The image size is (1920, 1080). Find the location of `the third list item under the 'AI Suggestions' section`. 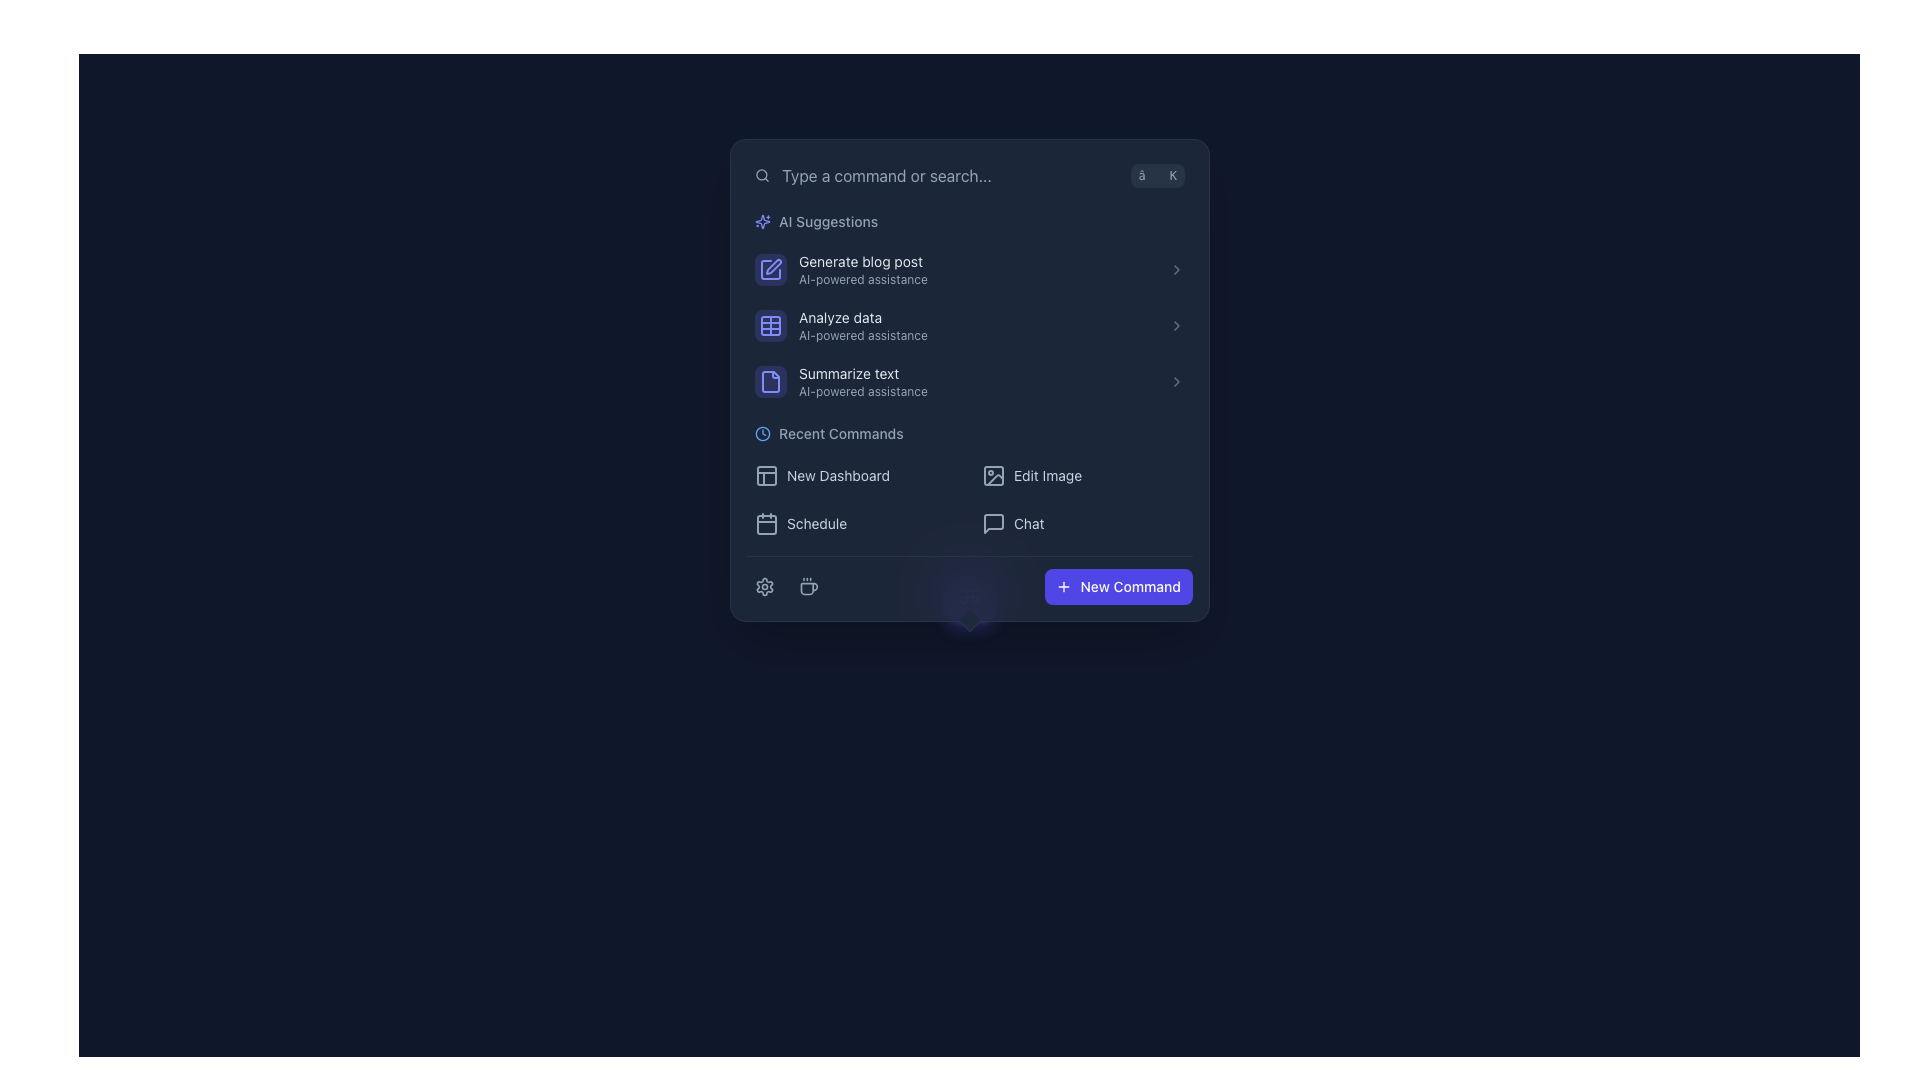

the third list item under the 'AI Suggestions' section is located at coordinates (969, 381).